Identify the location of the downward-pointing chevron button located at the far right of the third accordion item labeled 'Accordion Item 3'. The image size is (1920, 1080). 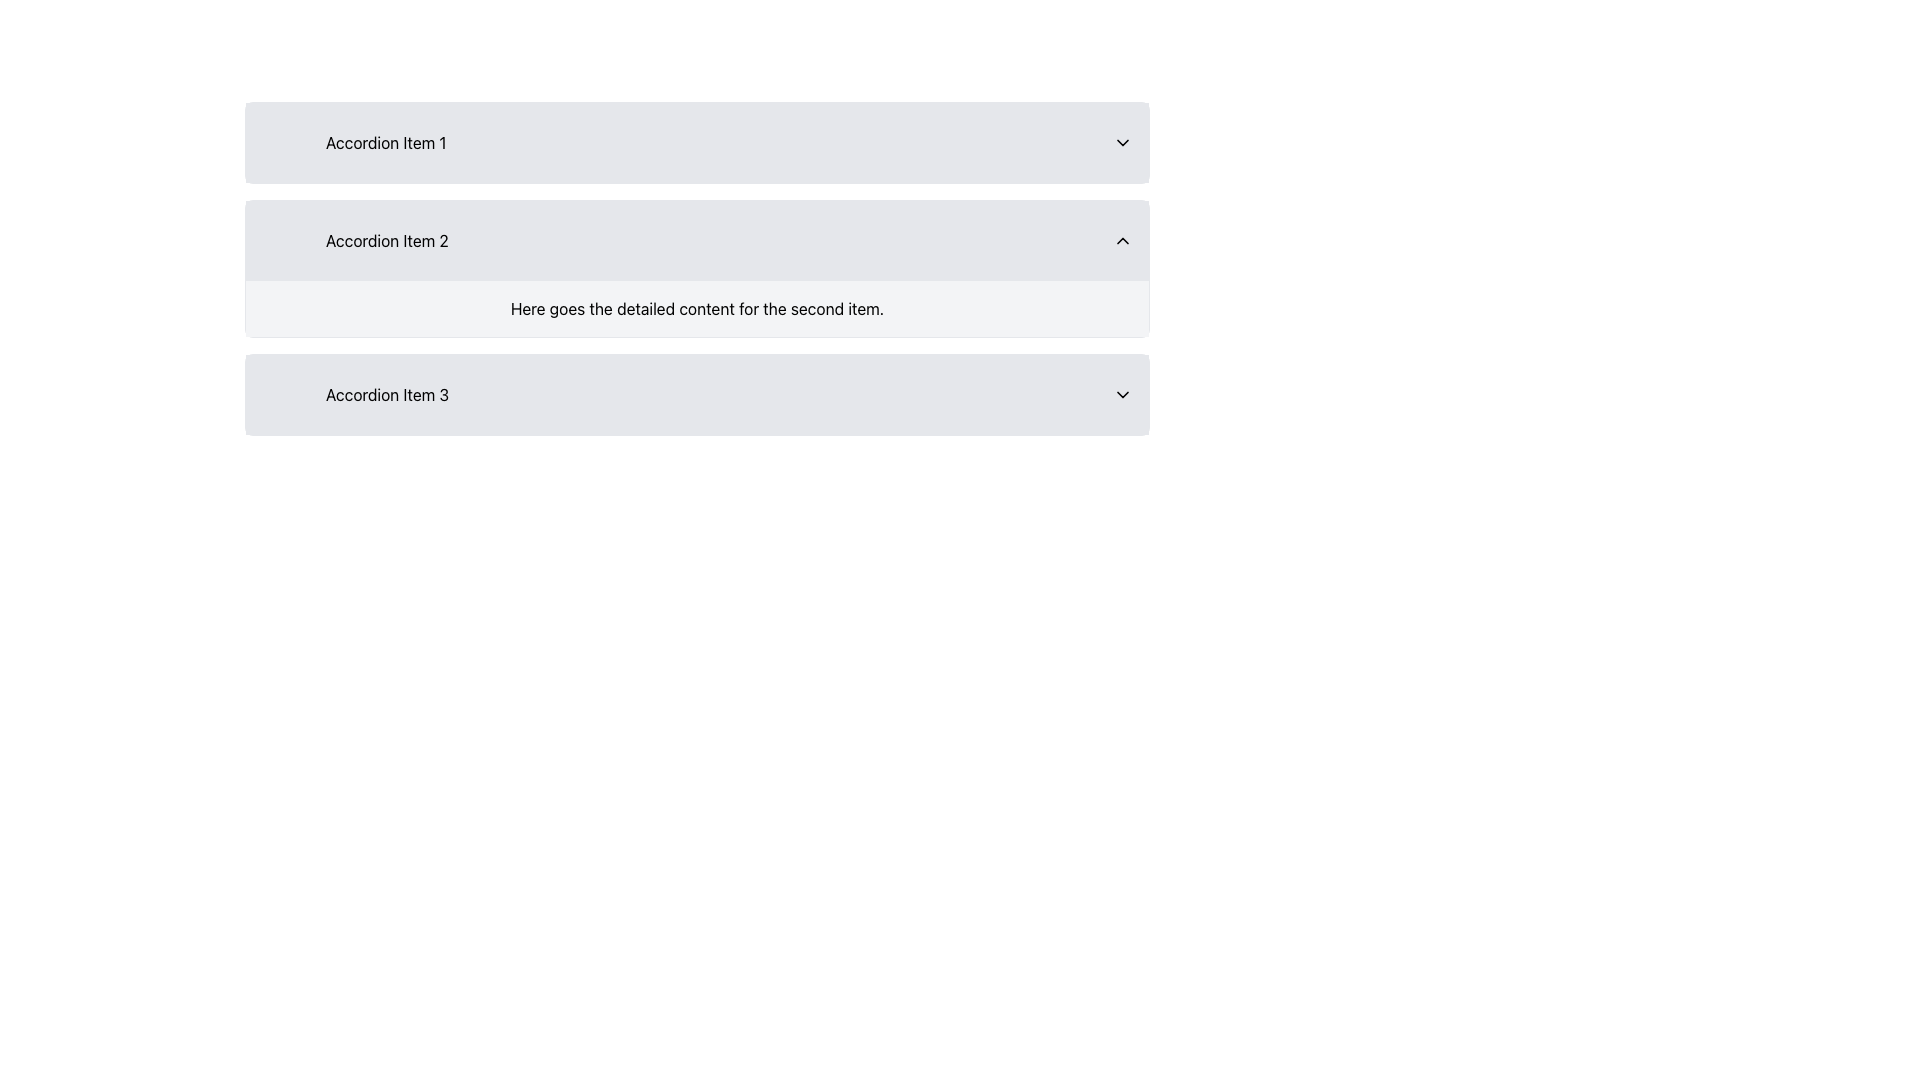
(1123, 394).